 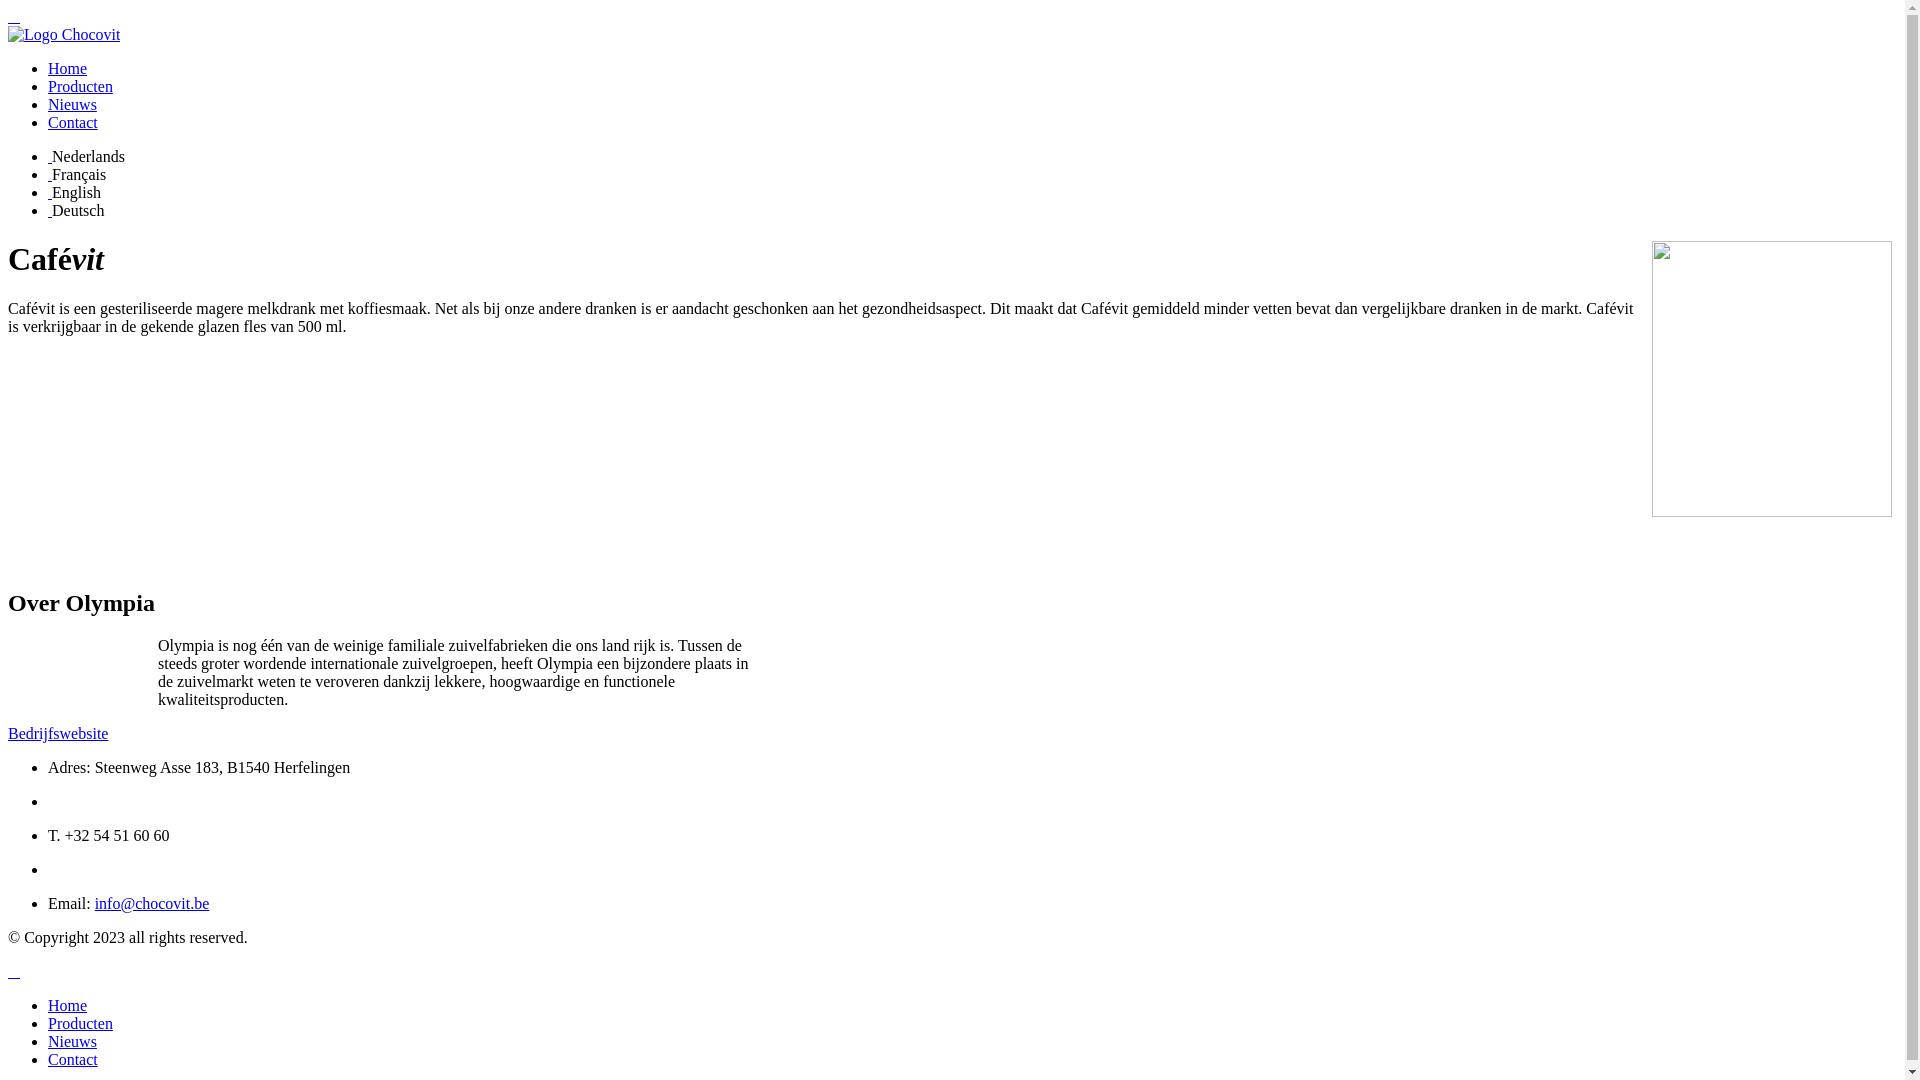 What do you see at coordinates (80, 85) in the screenshot?
I see `'Producten'` at bounding box center [80, 85].